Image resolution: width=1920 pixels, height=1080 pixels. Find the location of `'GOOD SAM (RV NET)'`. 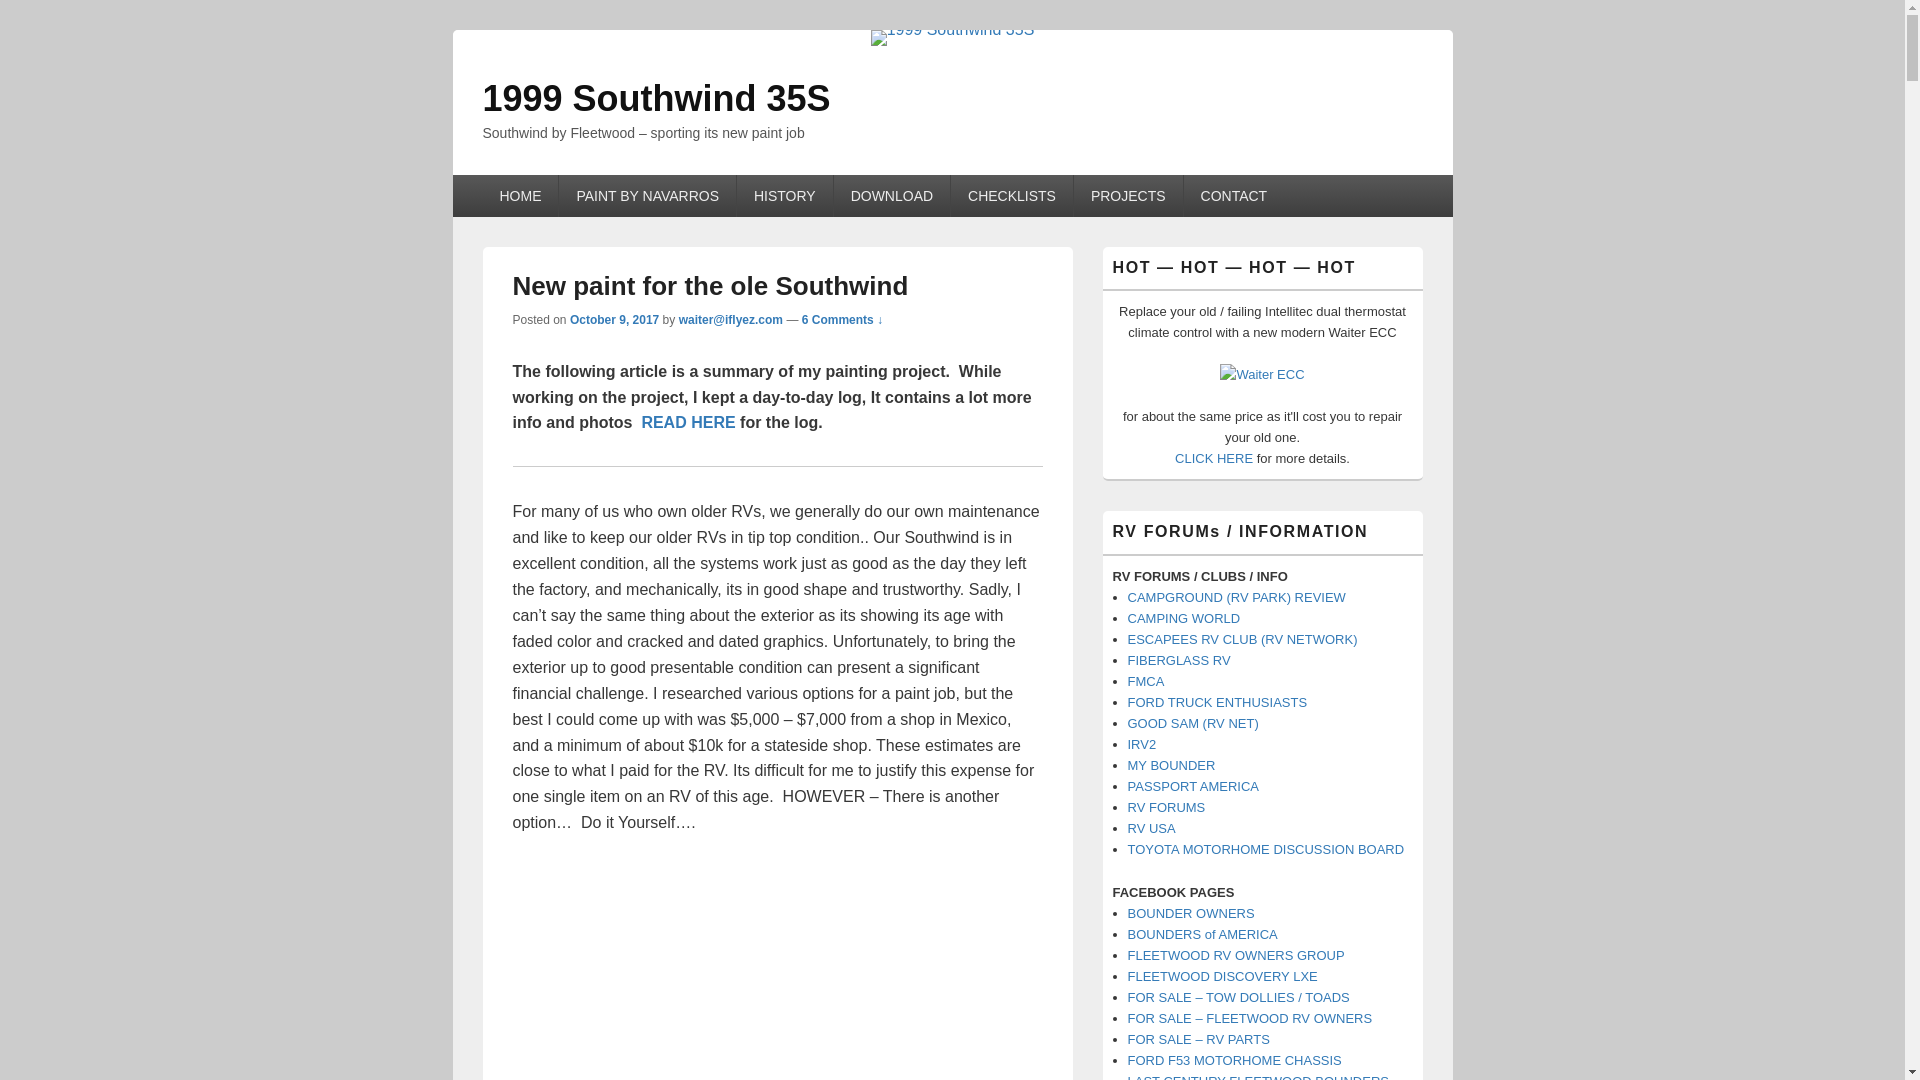

'GOOD SAM (RV NET)' is located at coordinates (1193, 723).